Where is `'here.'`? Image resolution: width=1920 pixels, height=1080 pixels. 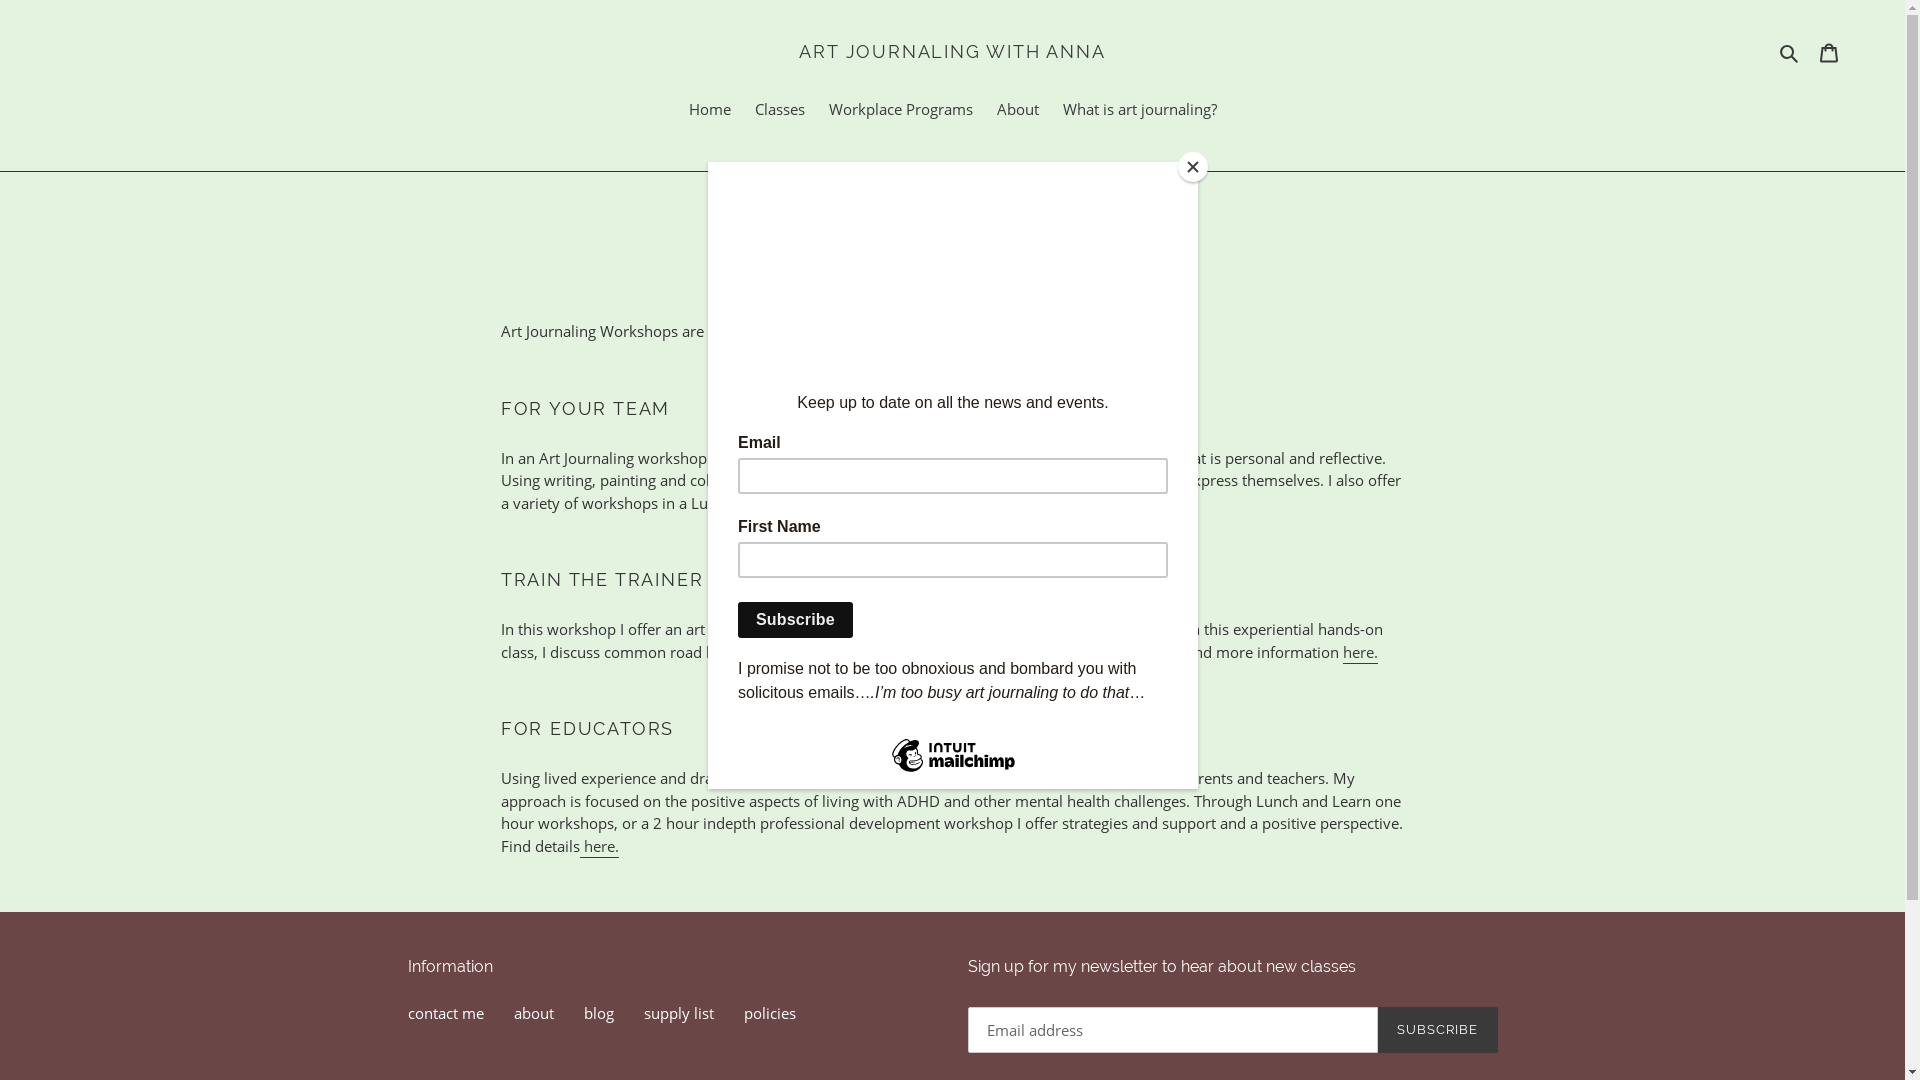 'here.' is located at coordinates (1360, 652).